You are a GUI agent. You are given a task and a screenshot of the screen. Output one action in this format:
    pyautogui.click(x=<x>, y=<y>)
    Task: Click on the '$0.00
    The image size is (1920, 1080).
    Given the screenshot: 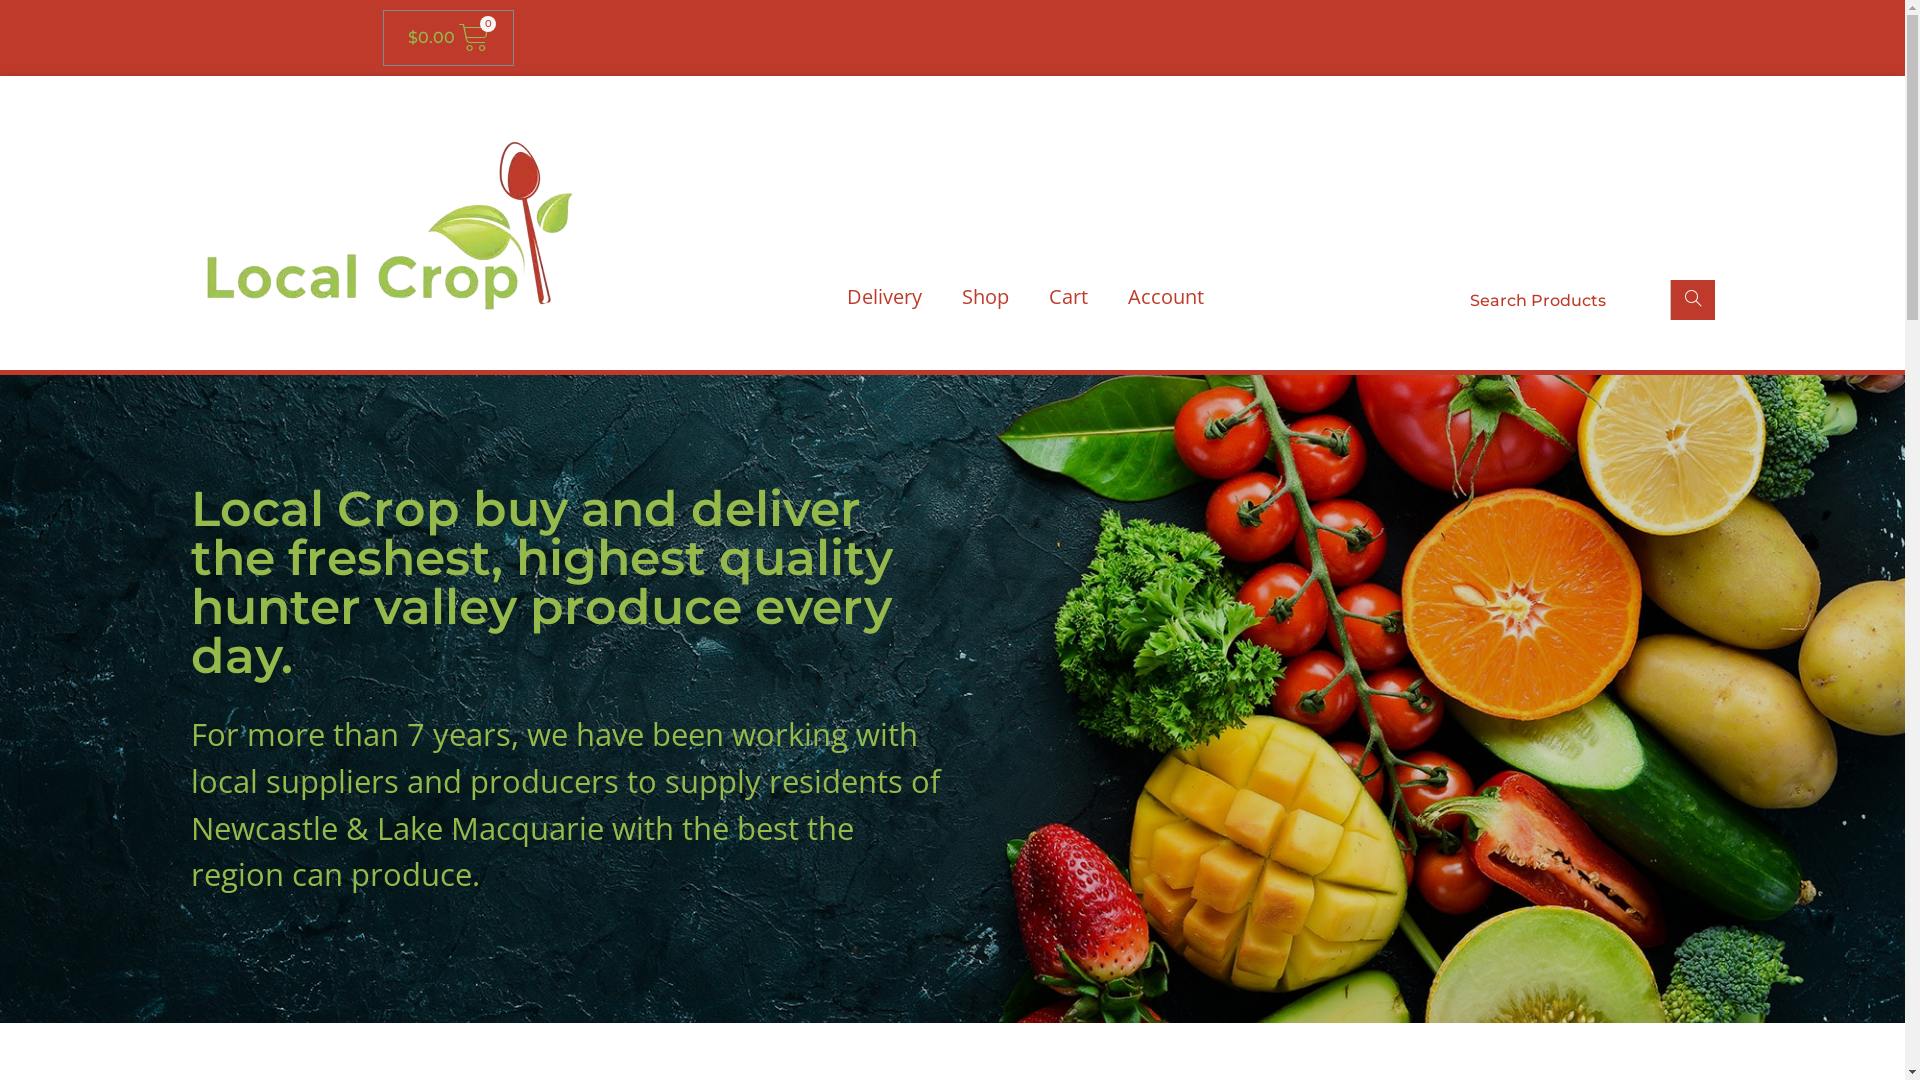 What is the action you would take?
    pyautogui.click(x=446, y=38)
    